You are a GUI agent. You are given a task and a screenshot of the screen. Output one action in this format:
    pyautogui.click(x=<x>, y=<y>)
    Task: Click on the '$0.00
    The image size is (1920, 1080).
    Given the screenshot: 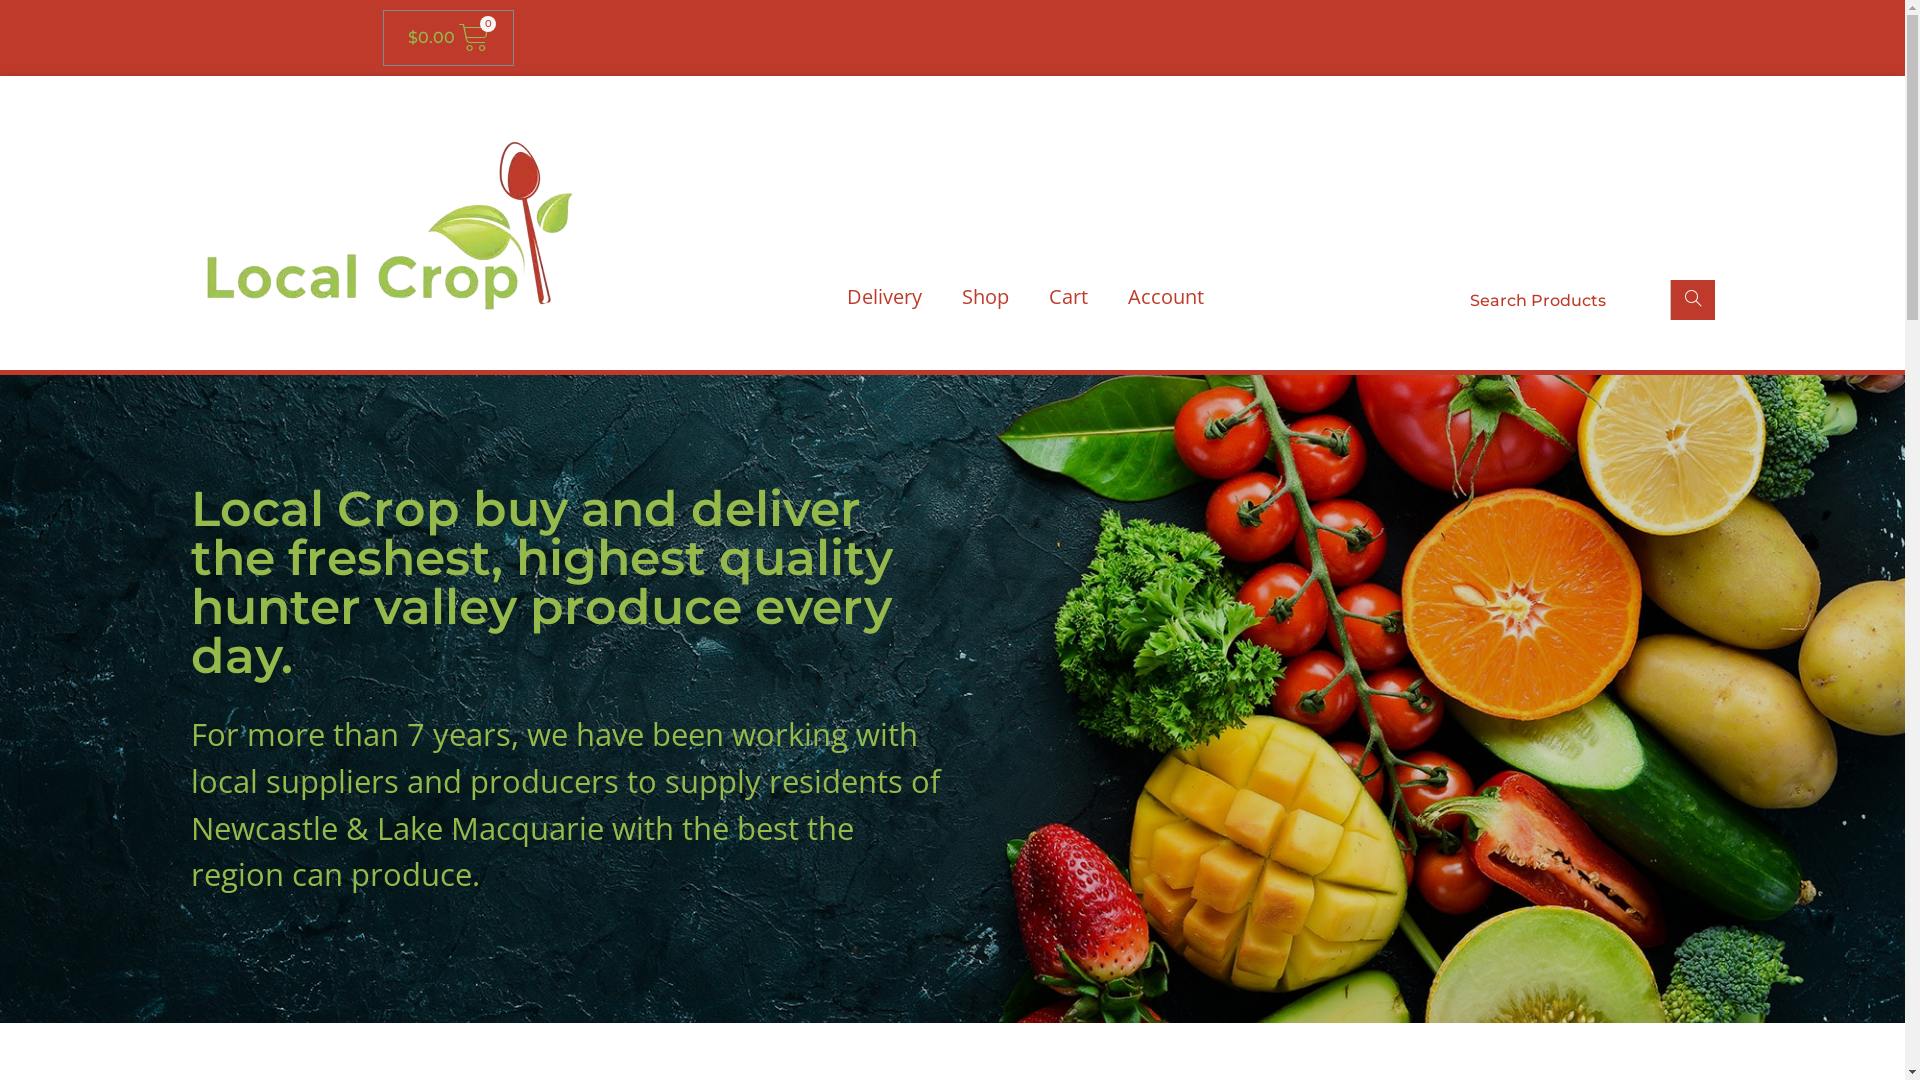 What is the action you would take?
    pyautogui.click(x=446, y=38)
    